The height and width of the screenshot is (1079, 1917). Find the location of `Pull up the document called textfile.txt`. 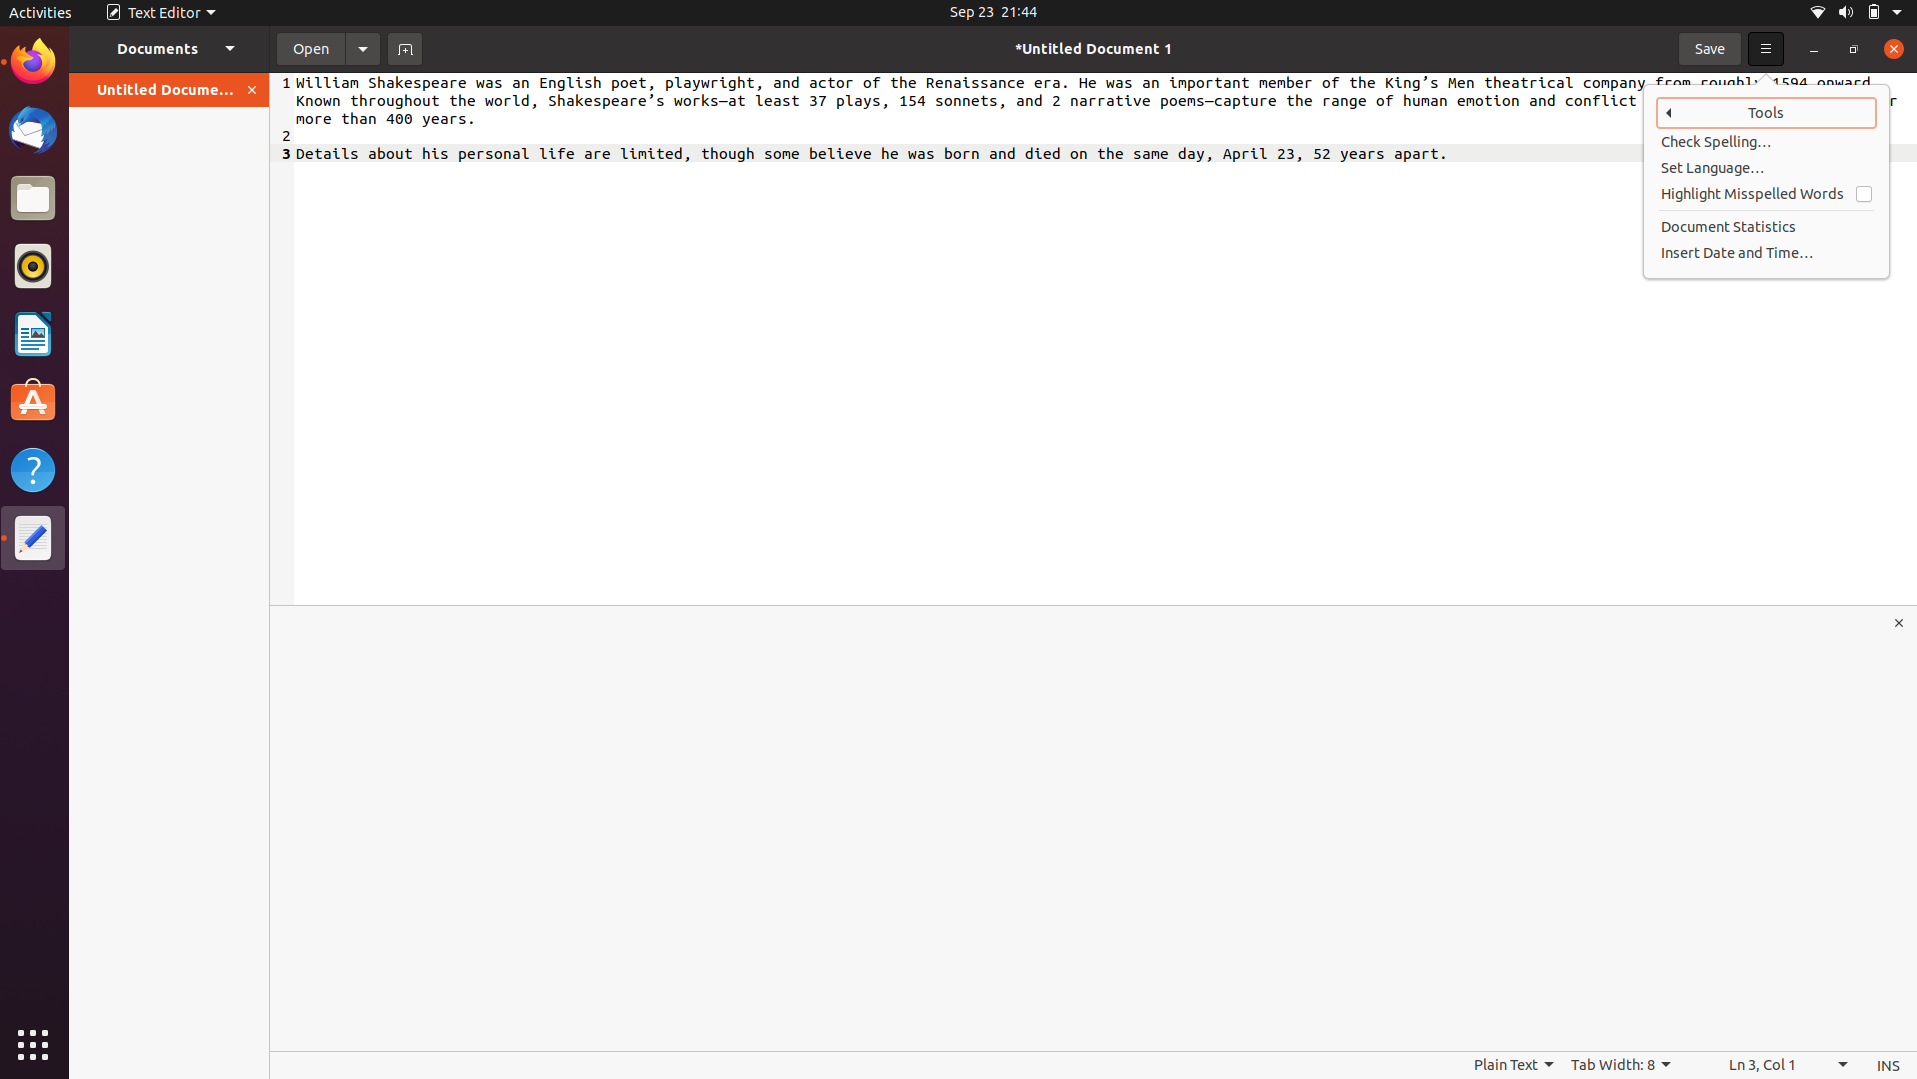

Pull up the document called textfile.txt is located at coordinates (307, 47).